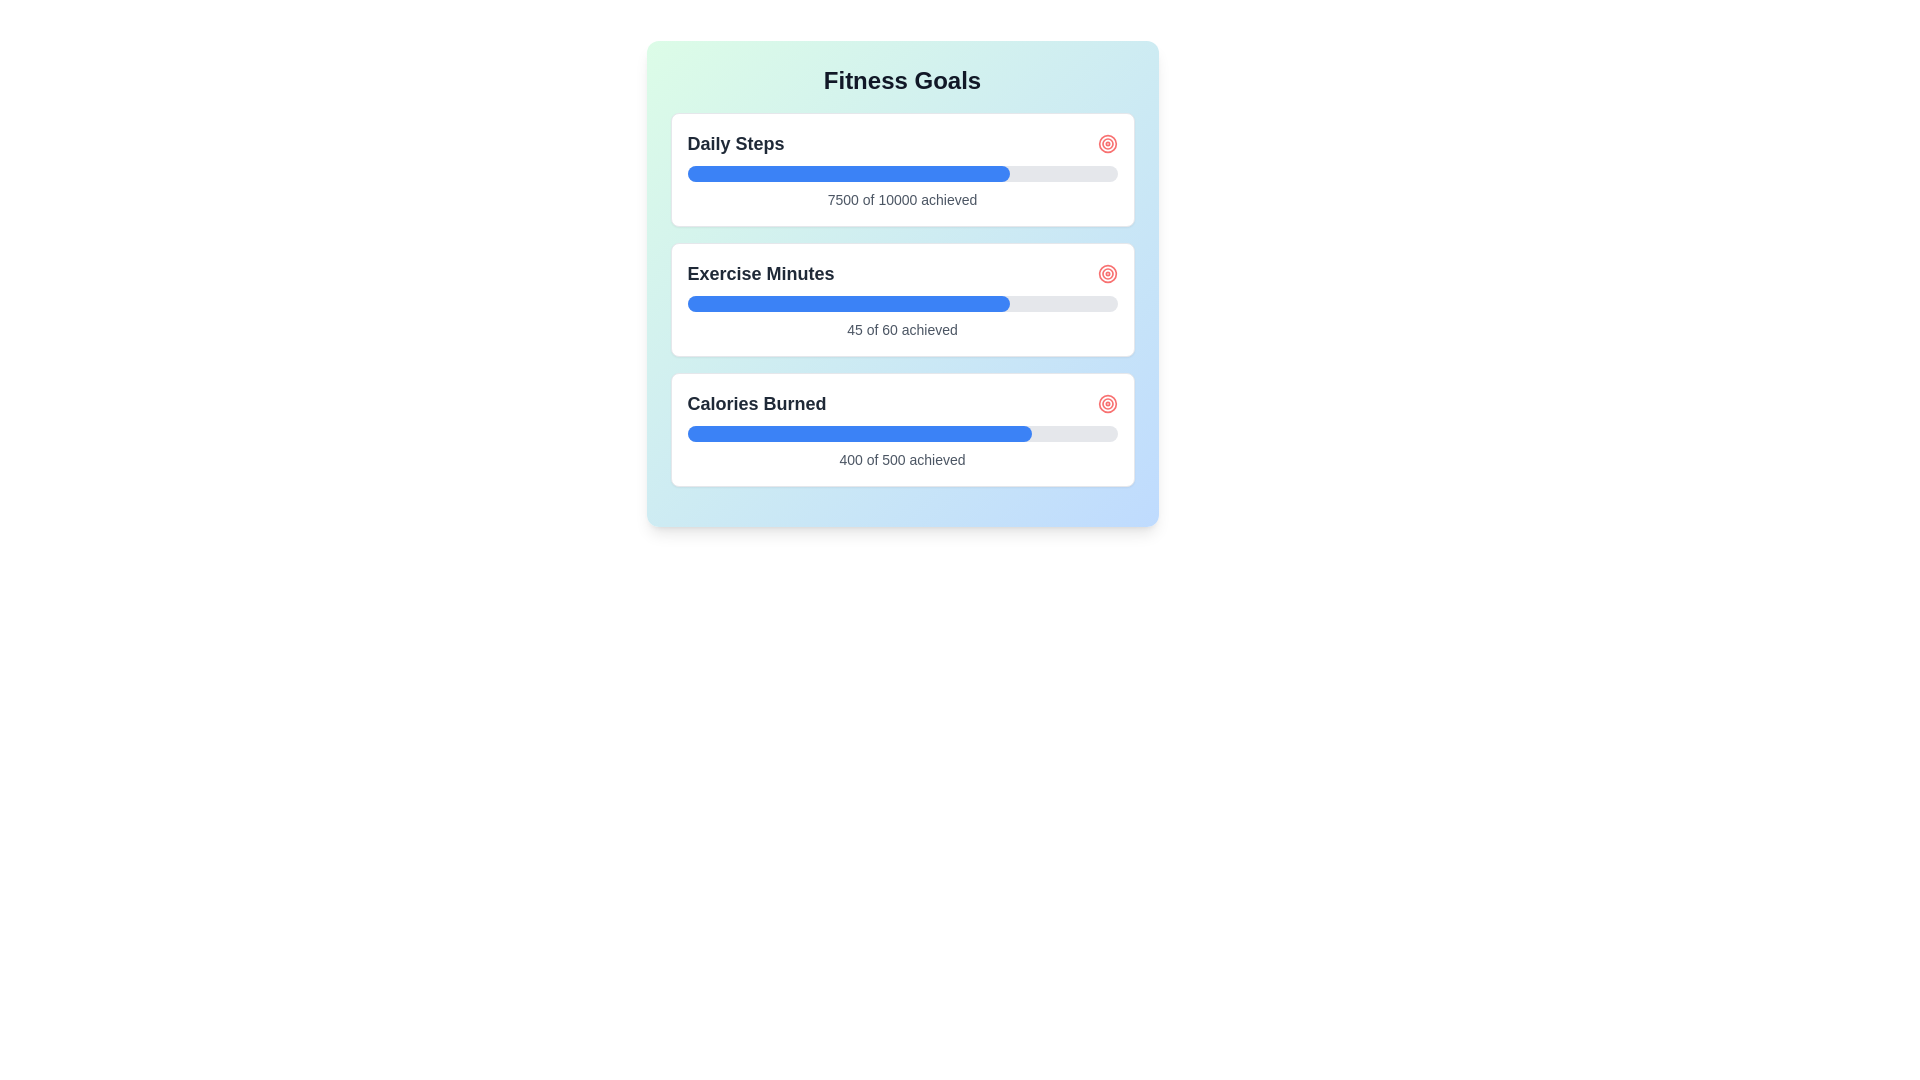 This screenshot has height=1080, width=1920. Describe the element at coordinates (901, 168) in the screenshot. I see `the progress bar status of the Progress Card located at the top of the 'Fitness Goals' section, which visually represents the user's progress toward daily steps` at that location.